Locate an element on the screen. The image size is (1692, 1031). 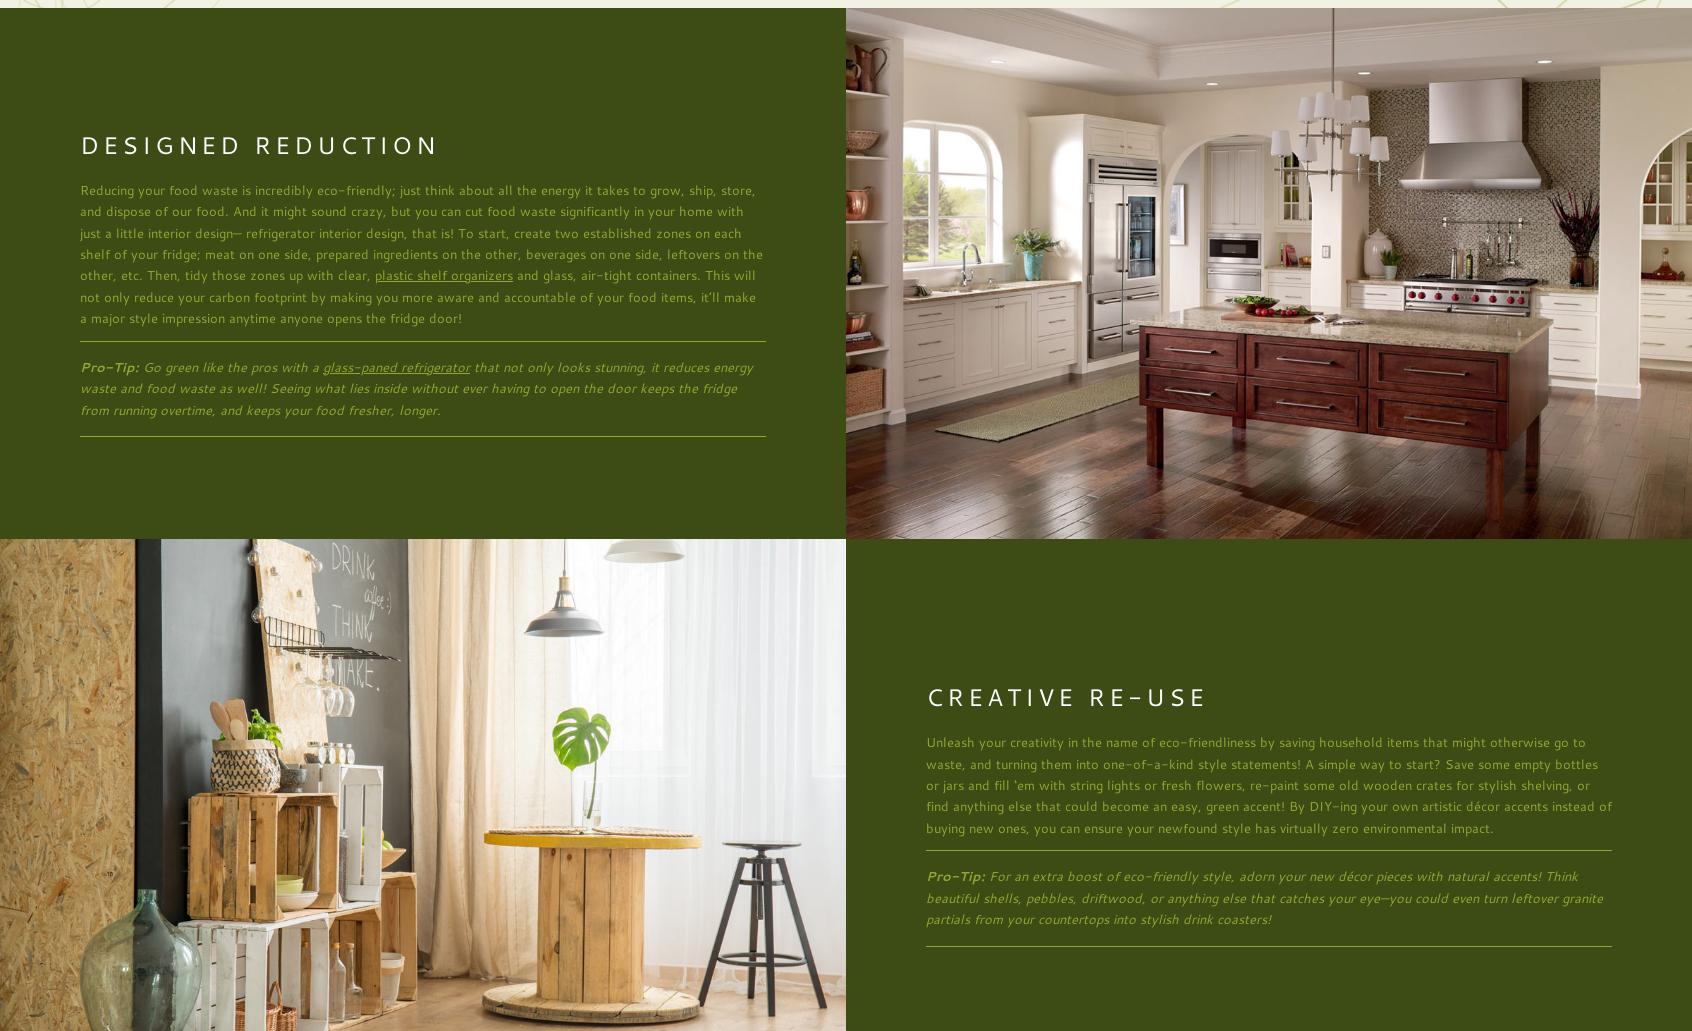
'Designed Reduction' is located at coordinates (259, 143).